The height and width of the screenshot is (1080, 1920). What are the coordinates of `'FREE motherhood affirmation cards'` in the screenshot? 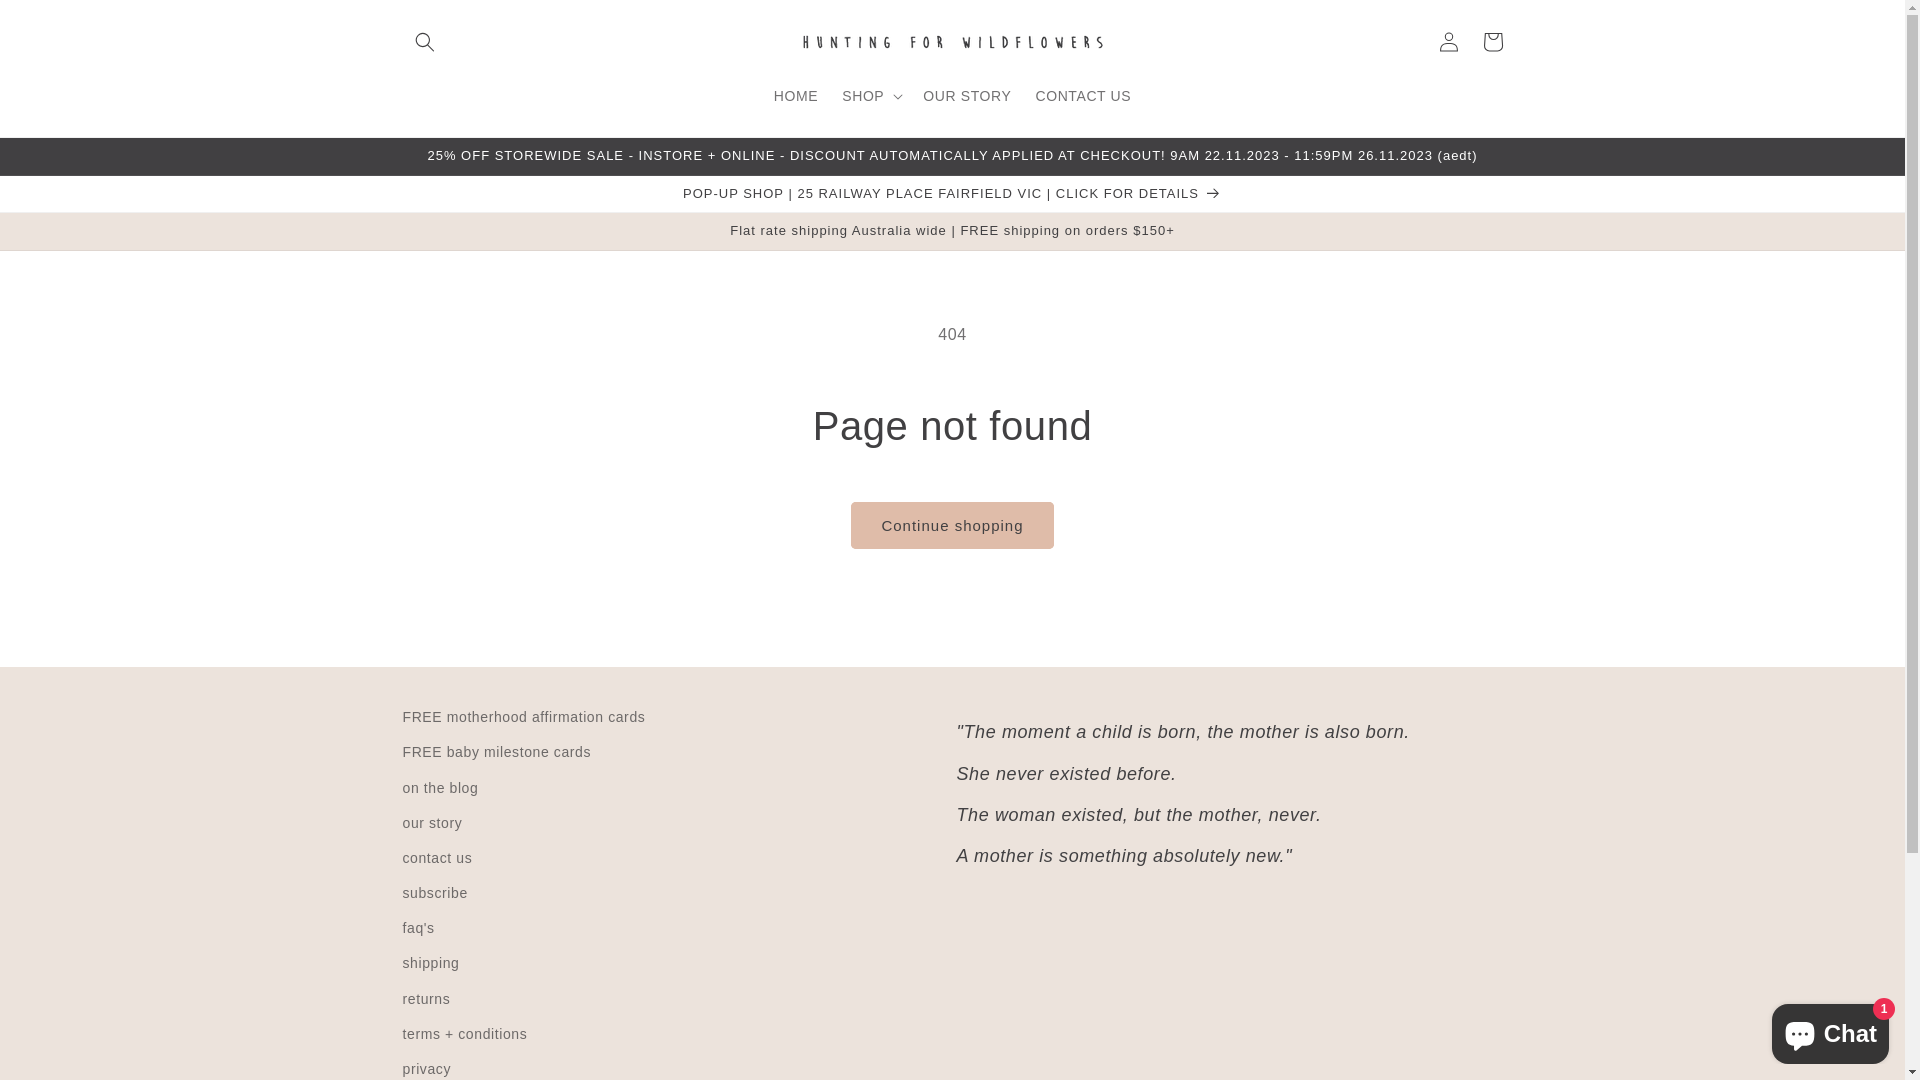 It's located at (523, 720).